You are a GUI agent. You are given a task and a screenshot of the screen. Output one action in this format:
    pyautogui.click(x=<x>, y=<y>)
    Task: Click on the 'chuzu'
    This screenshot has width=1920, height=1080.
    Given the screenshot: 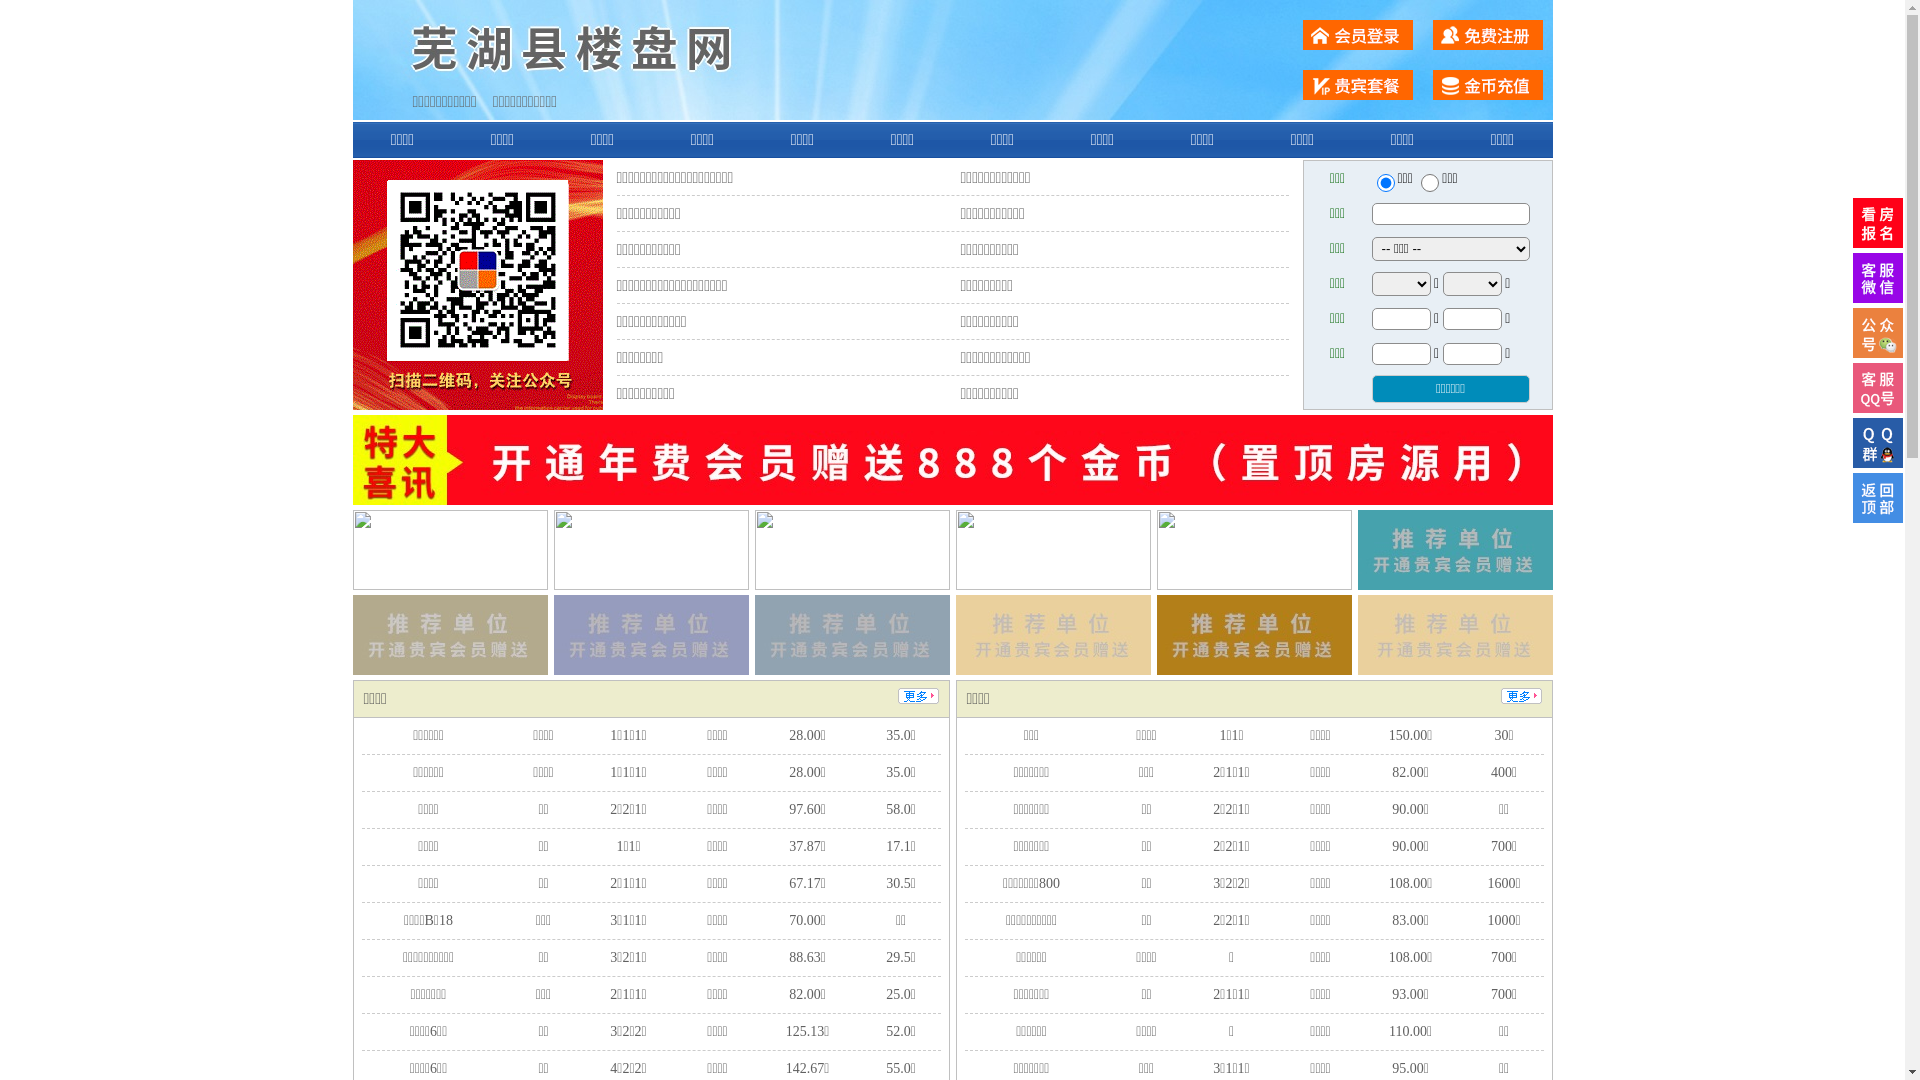 What is the action you would take?
    pyautogui.click(x=1429, y=182)
    